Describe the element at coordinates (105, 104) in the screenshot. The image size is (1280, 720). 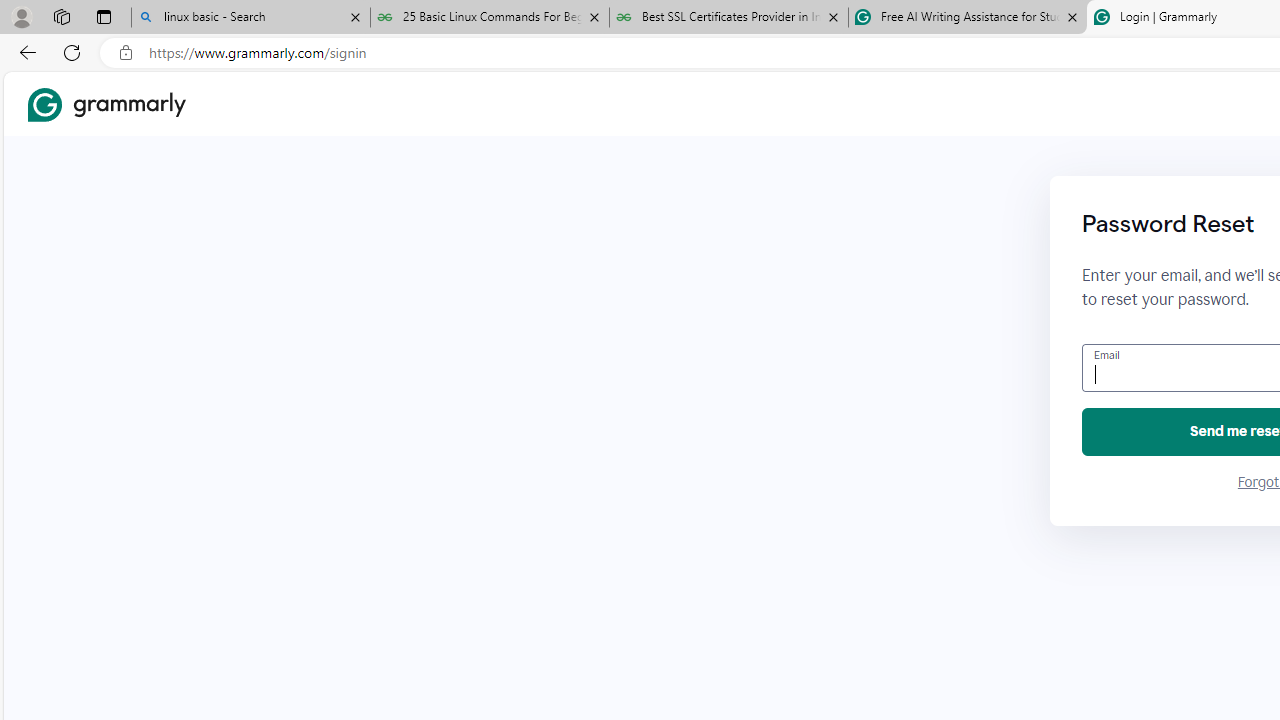
I see `'Grammarly Home'` at that location.